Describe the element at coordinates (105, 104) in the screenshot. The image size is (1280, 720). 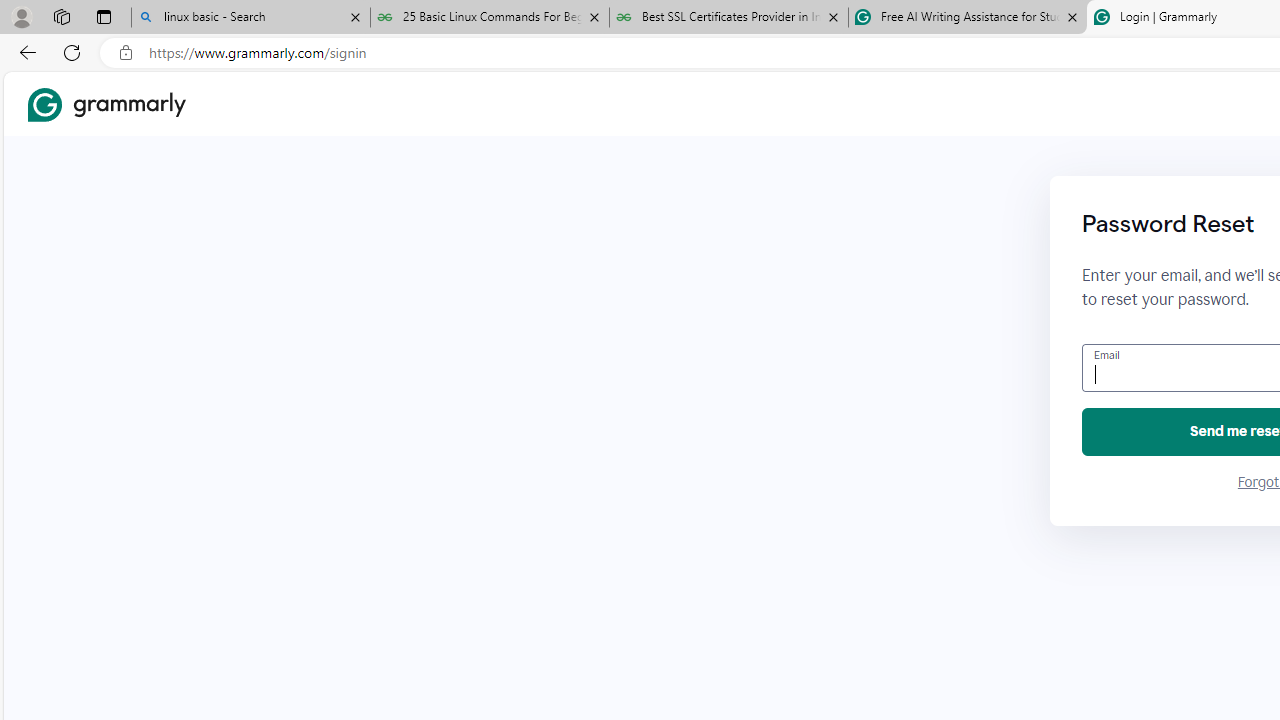
I see `'Grammarly Home'` at that location.